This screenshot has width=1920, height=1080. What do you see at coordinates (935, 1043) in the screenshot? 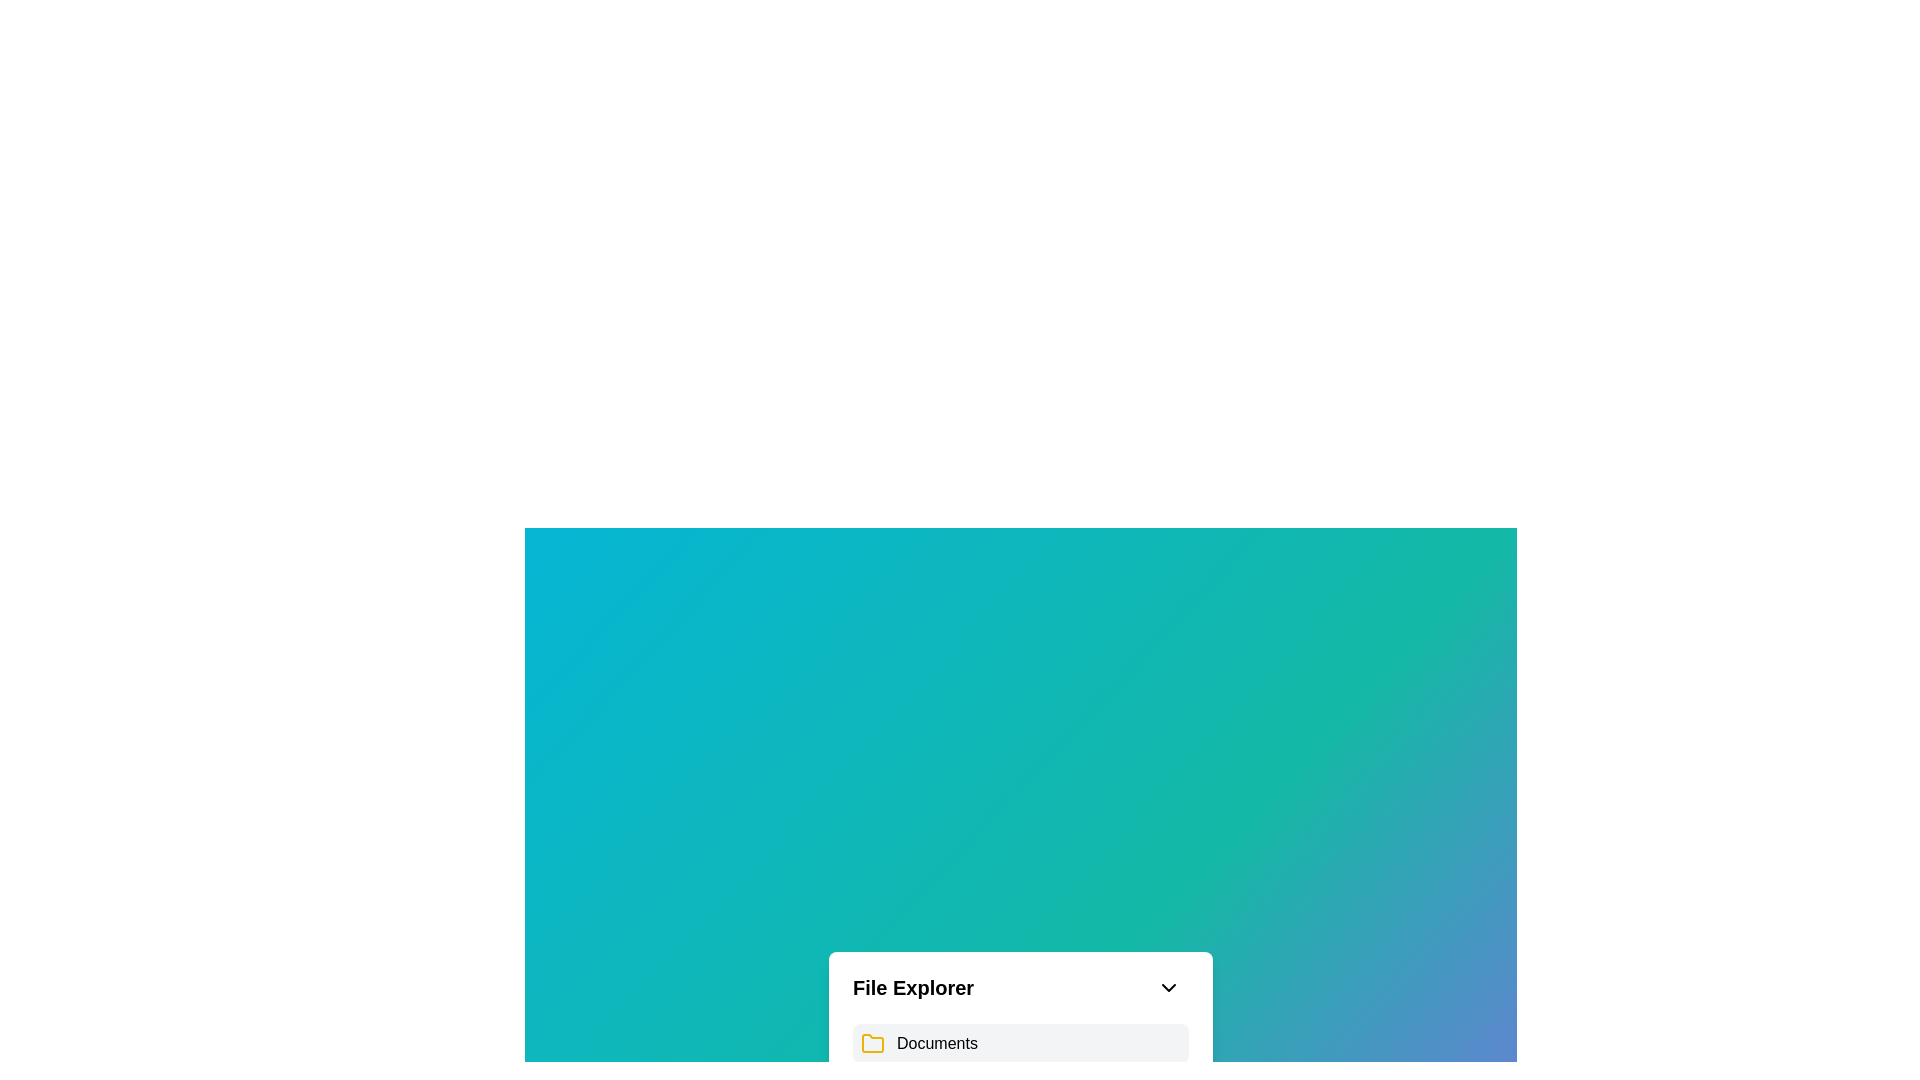
I see `the Documents from the FileManagementMenu` at bounding box center [935, 1043].